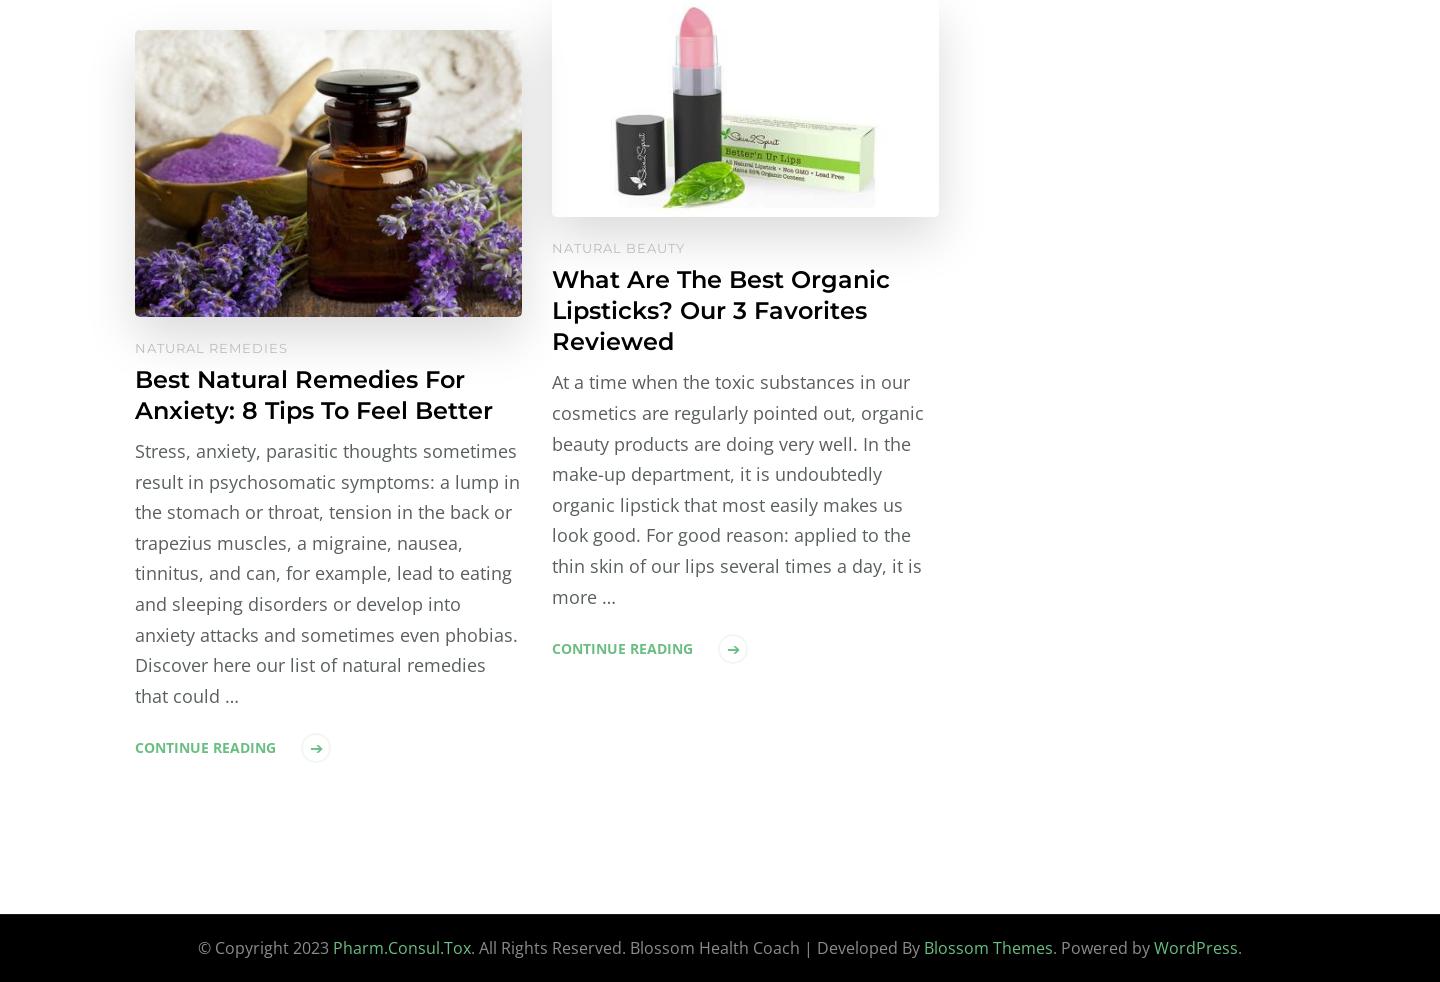 The width and height of the screenshot is (1440, 982). Describe the element at coordinates (264, 948) in the screenshot. I see `'© Copyright 2023'` at that location.